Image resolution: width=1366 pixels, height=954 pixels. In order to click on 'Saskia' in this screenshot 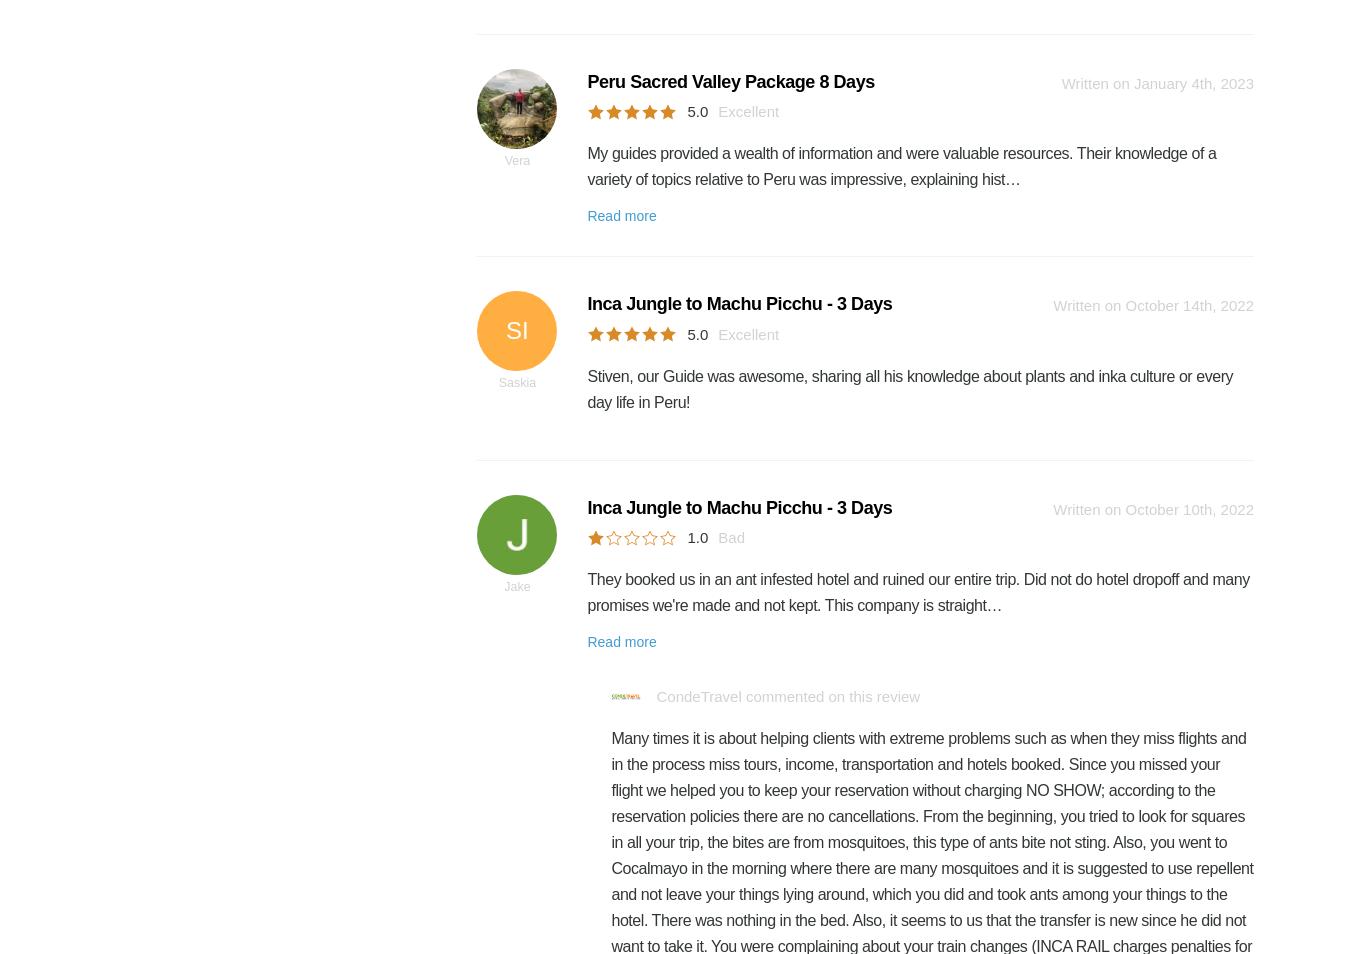, I will do `click(517, 383)`.